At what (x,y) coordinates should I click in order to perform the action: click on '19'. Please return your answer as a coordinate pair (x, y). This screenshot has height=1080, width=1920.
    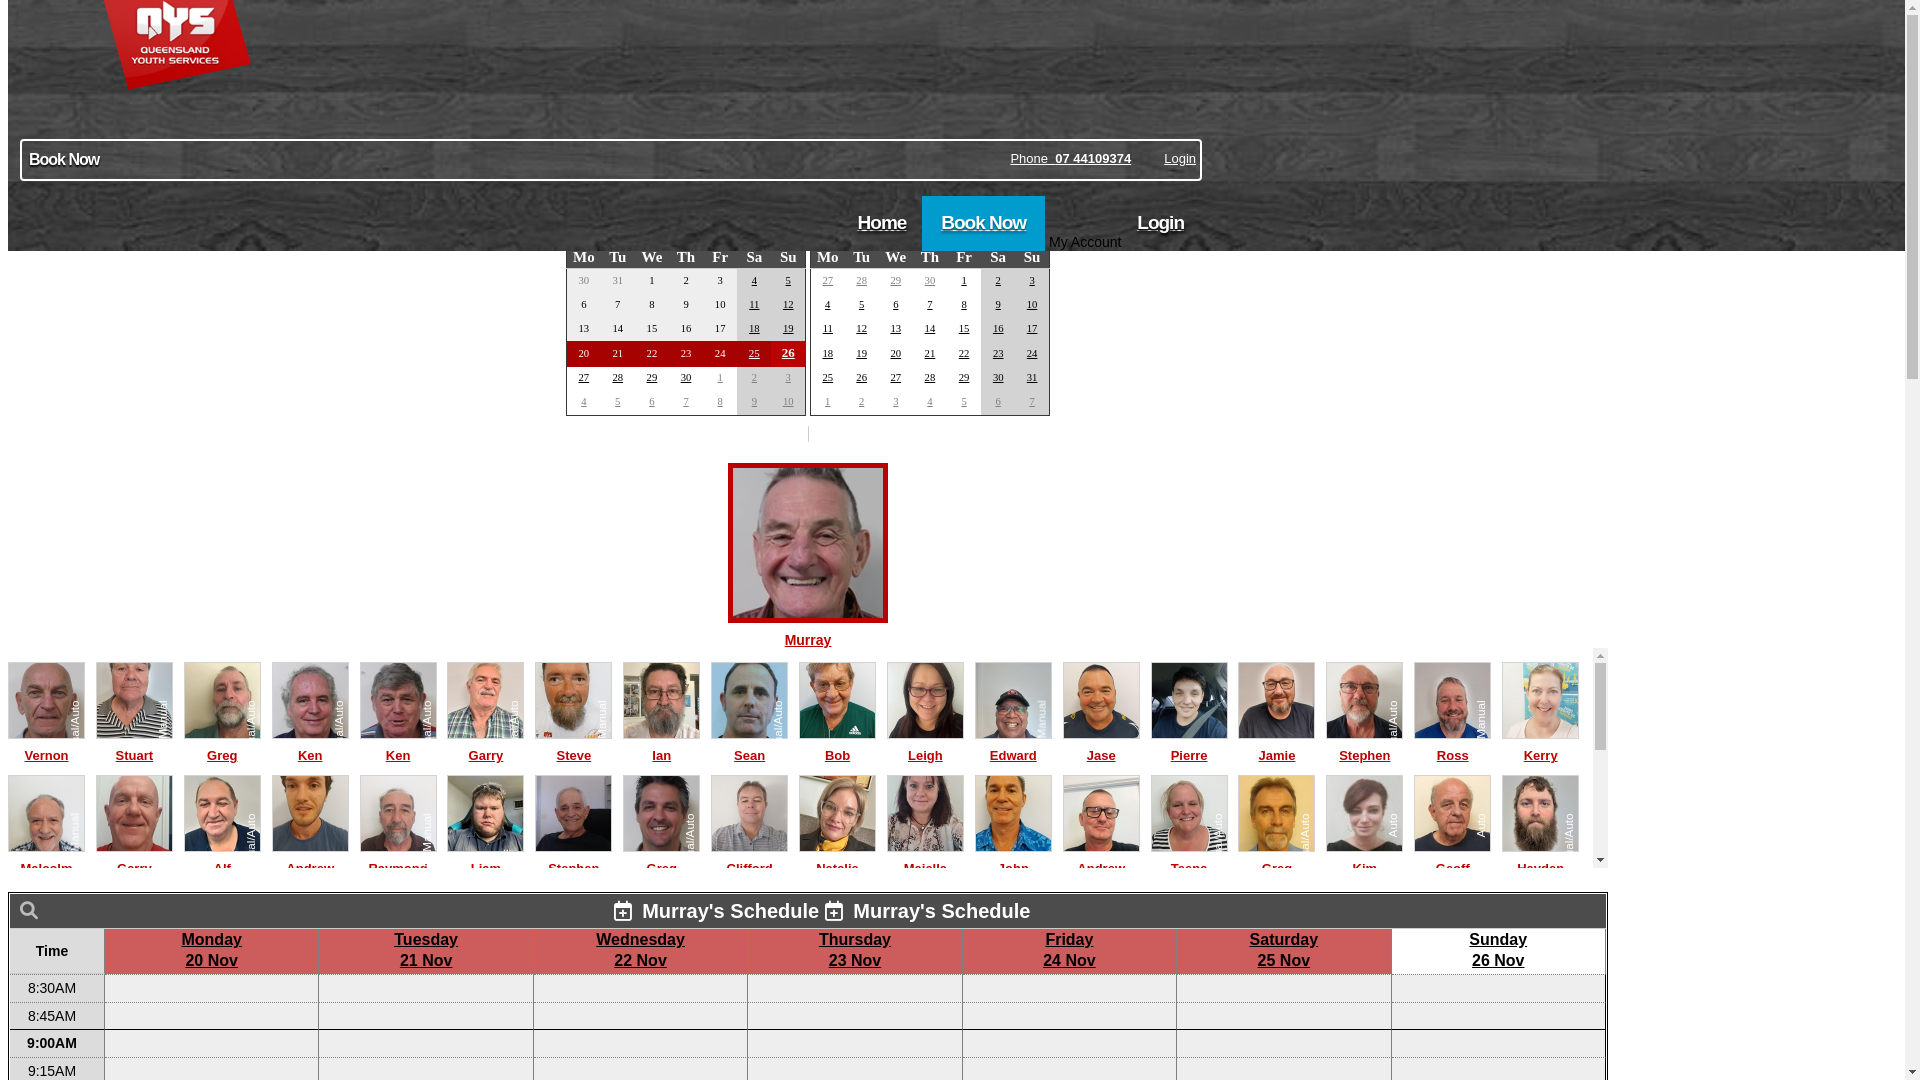
    Looking at the image, I should click on (861, 352).